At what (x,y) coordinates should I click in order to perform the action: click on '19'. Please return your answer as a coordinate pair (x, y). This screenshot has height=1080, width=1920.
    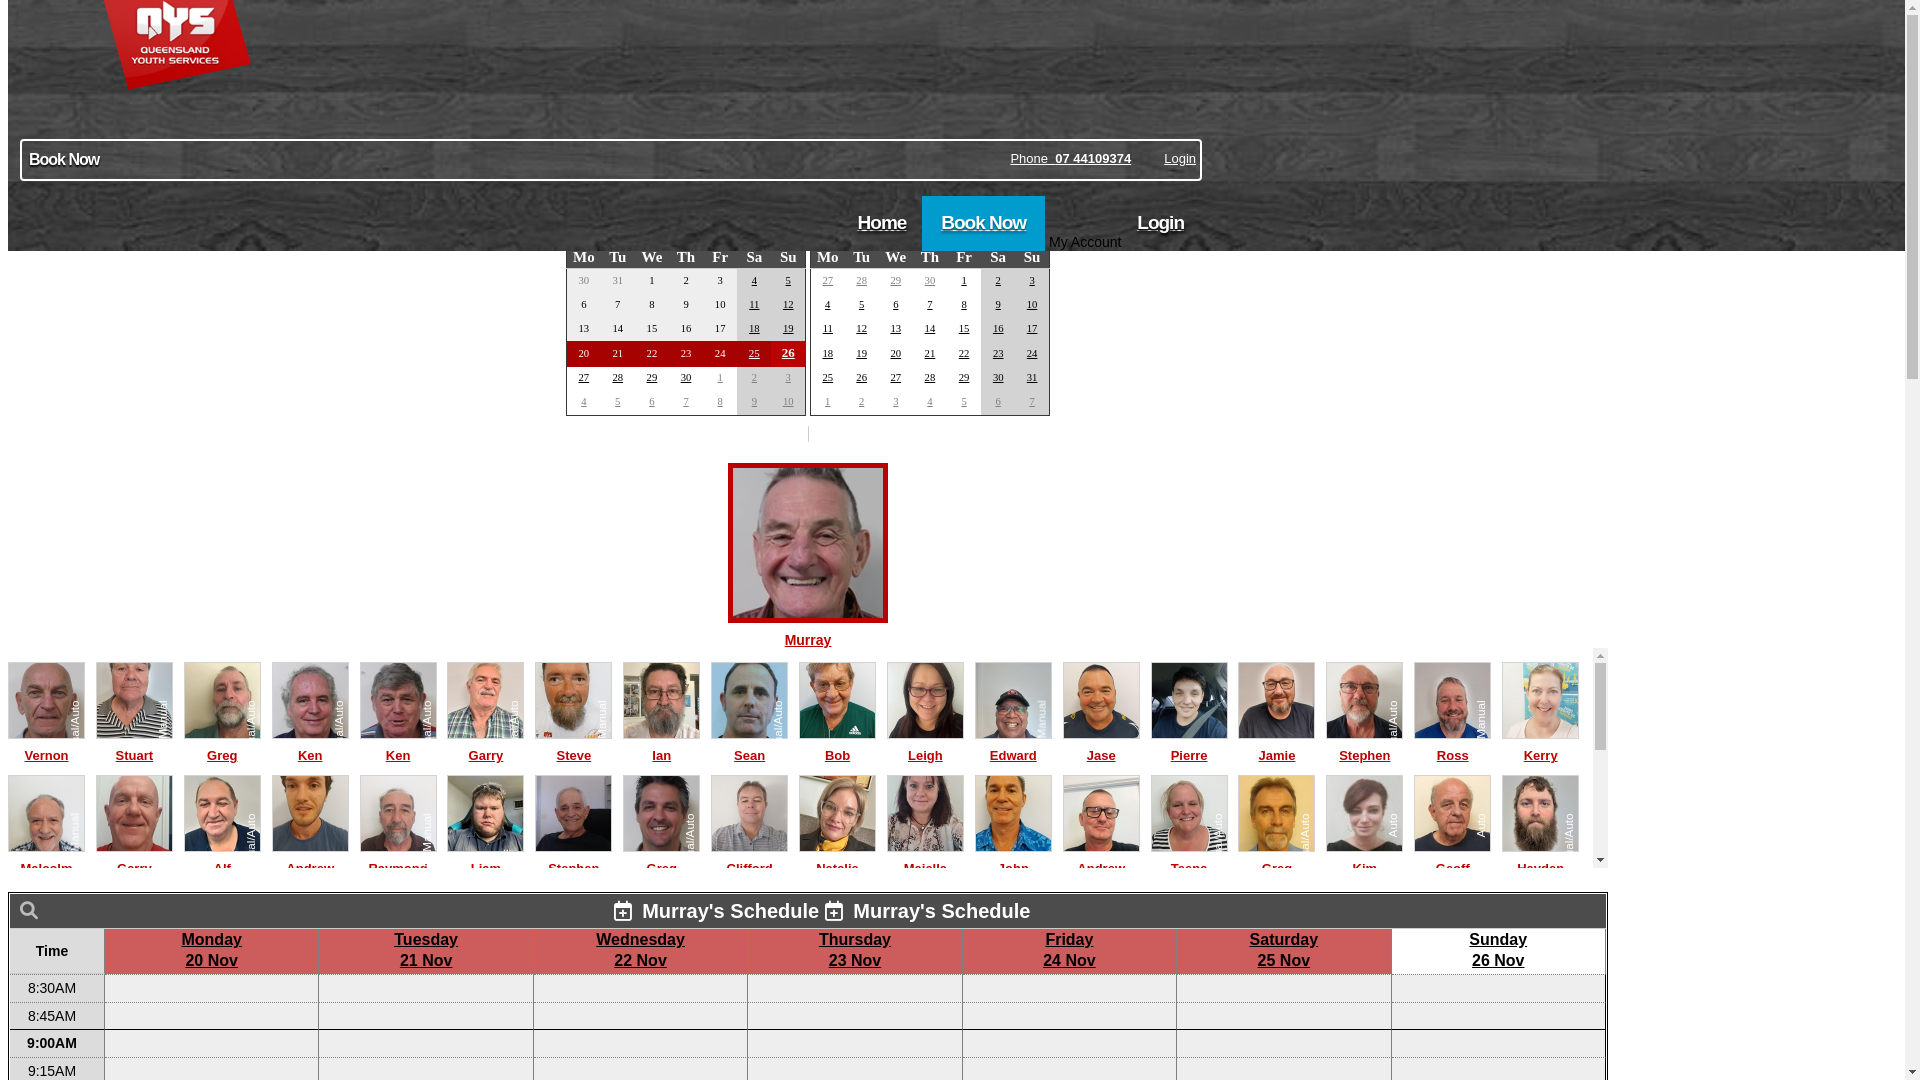
    Looking at the image, I should click on (861, 352).